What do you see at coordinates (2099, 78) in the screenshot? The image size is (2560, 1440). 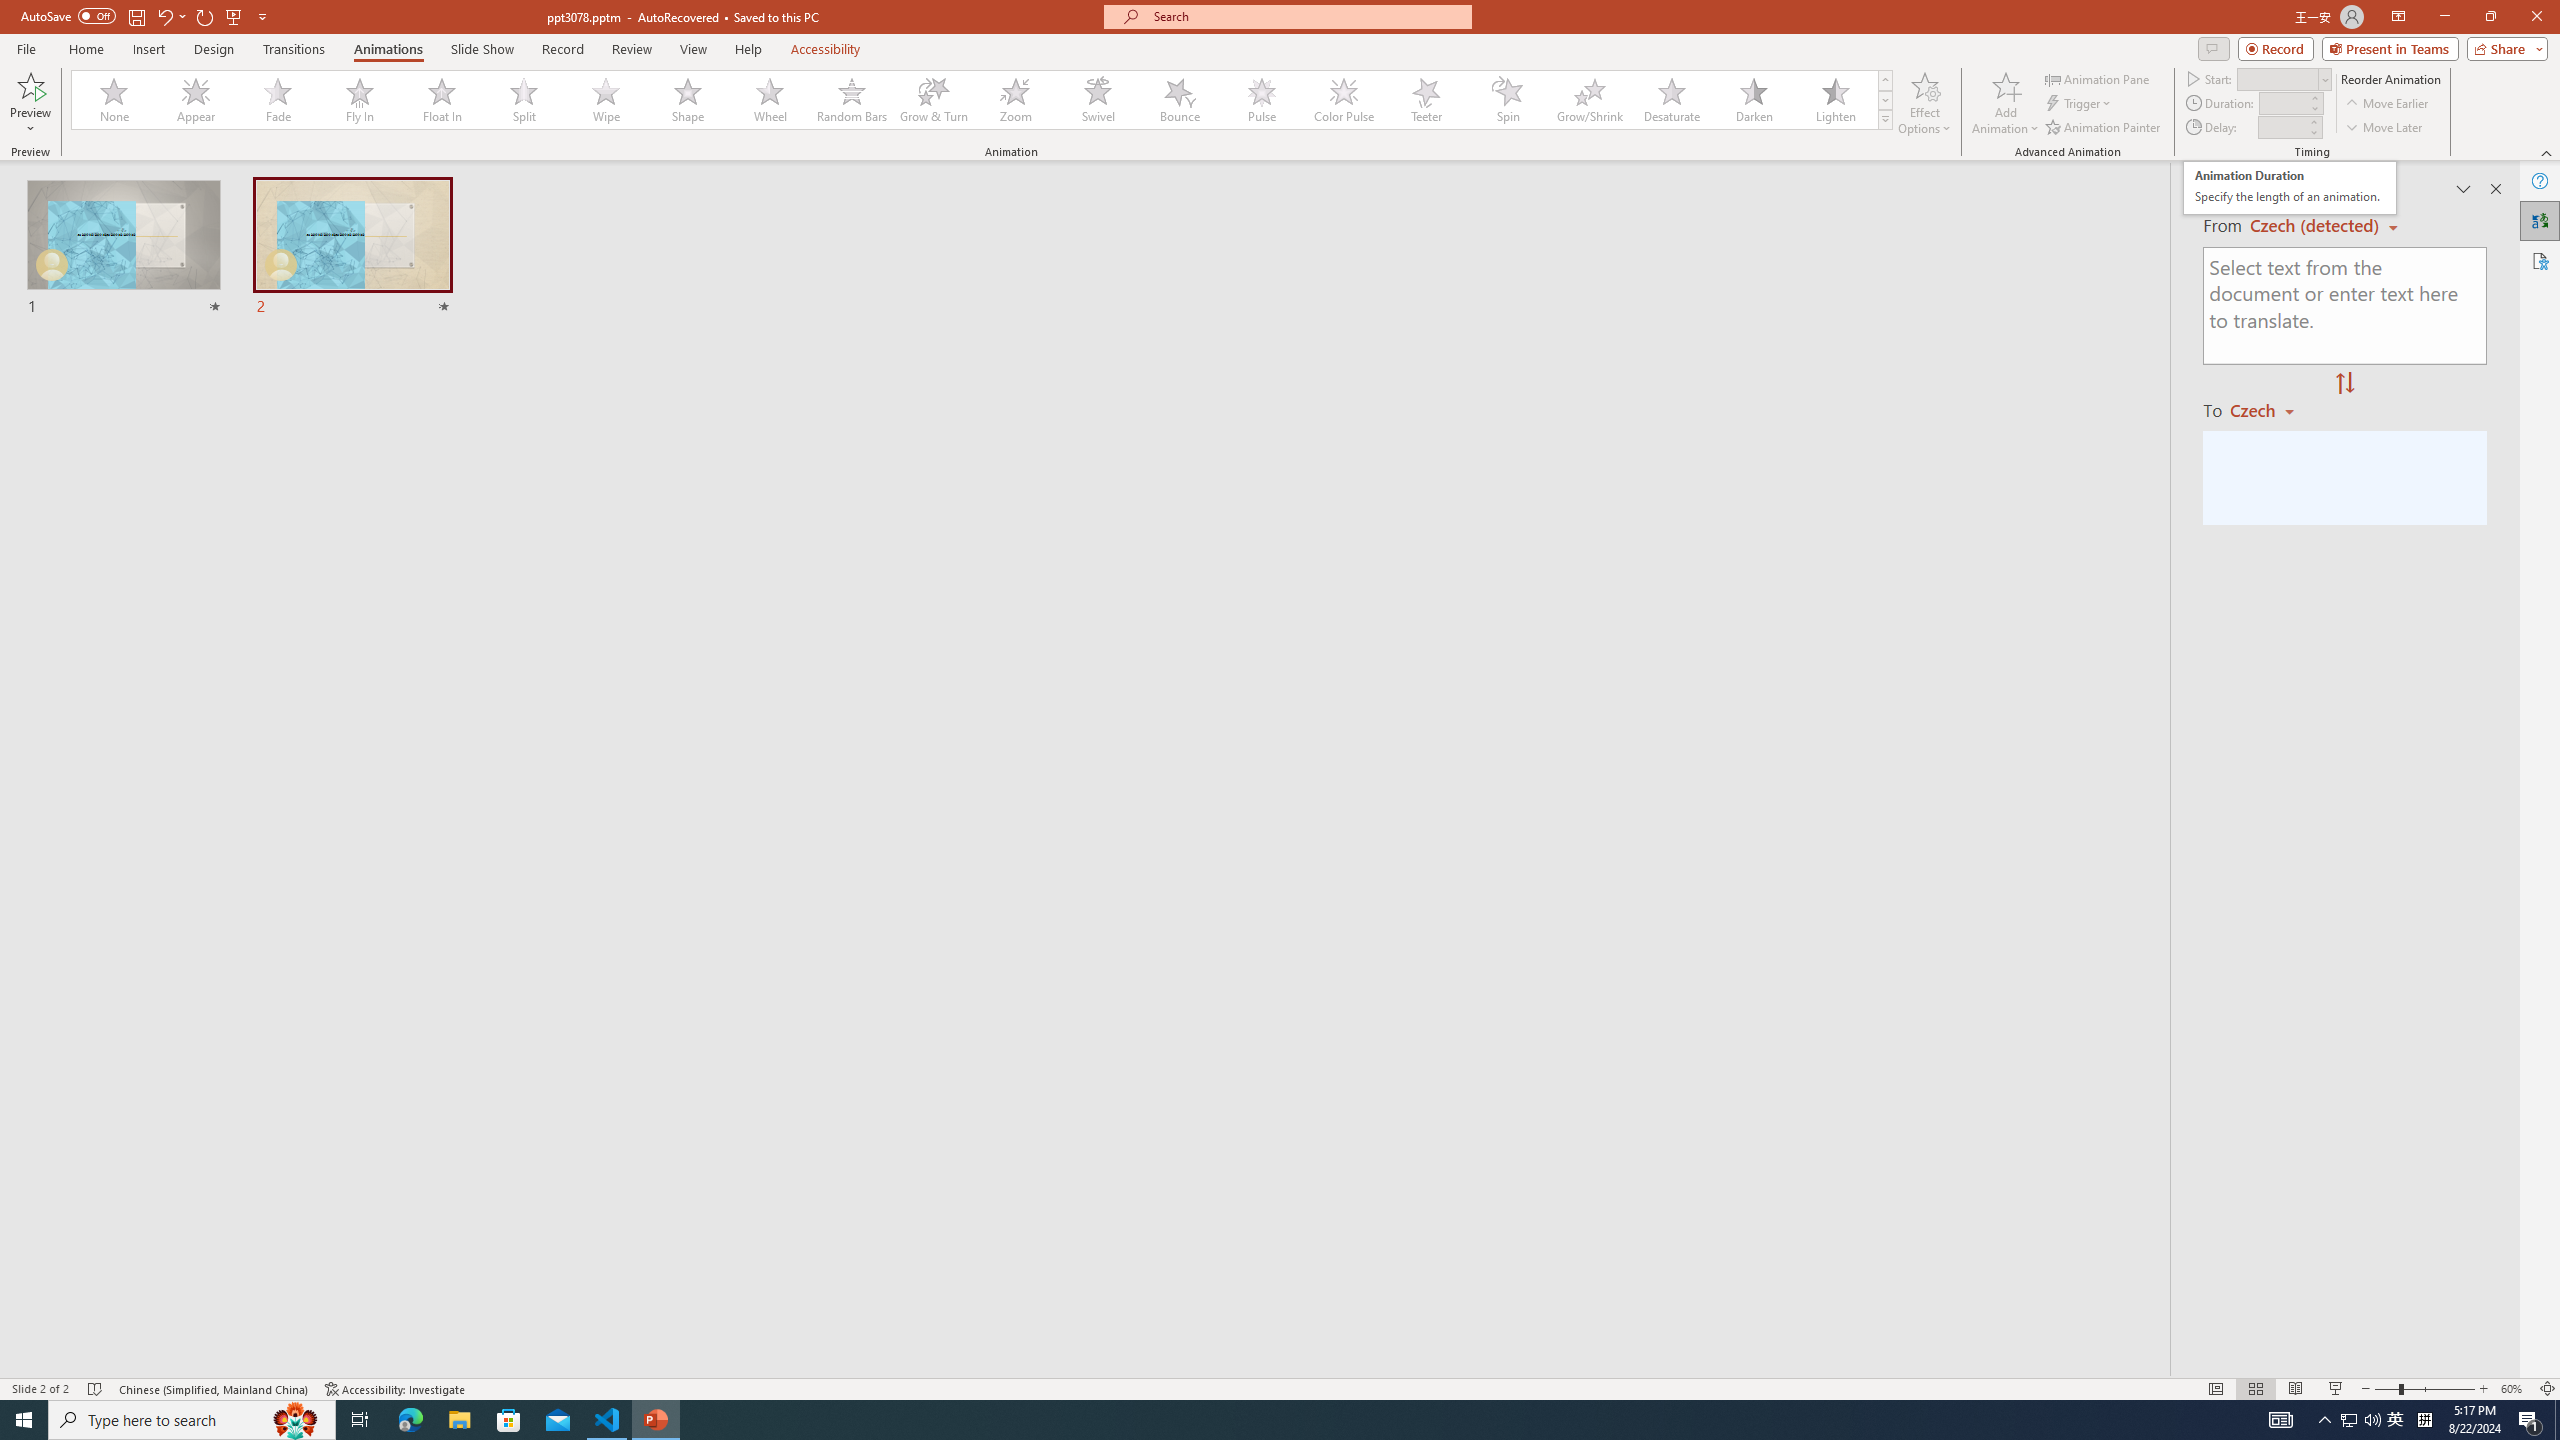 I see `'Animation Pane'` at bounding box center [2099, 78].